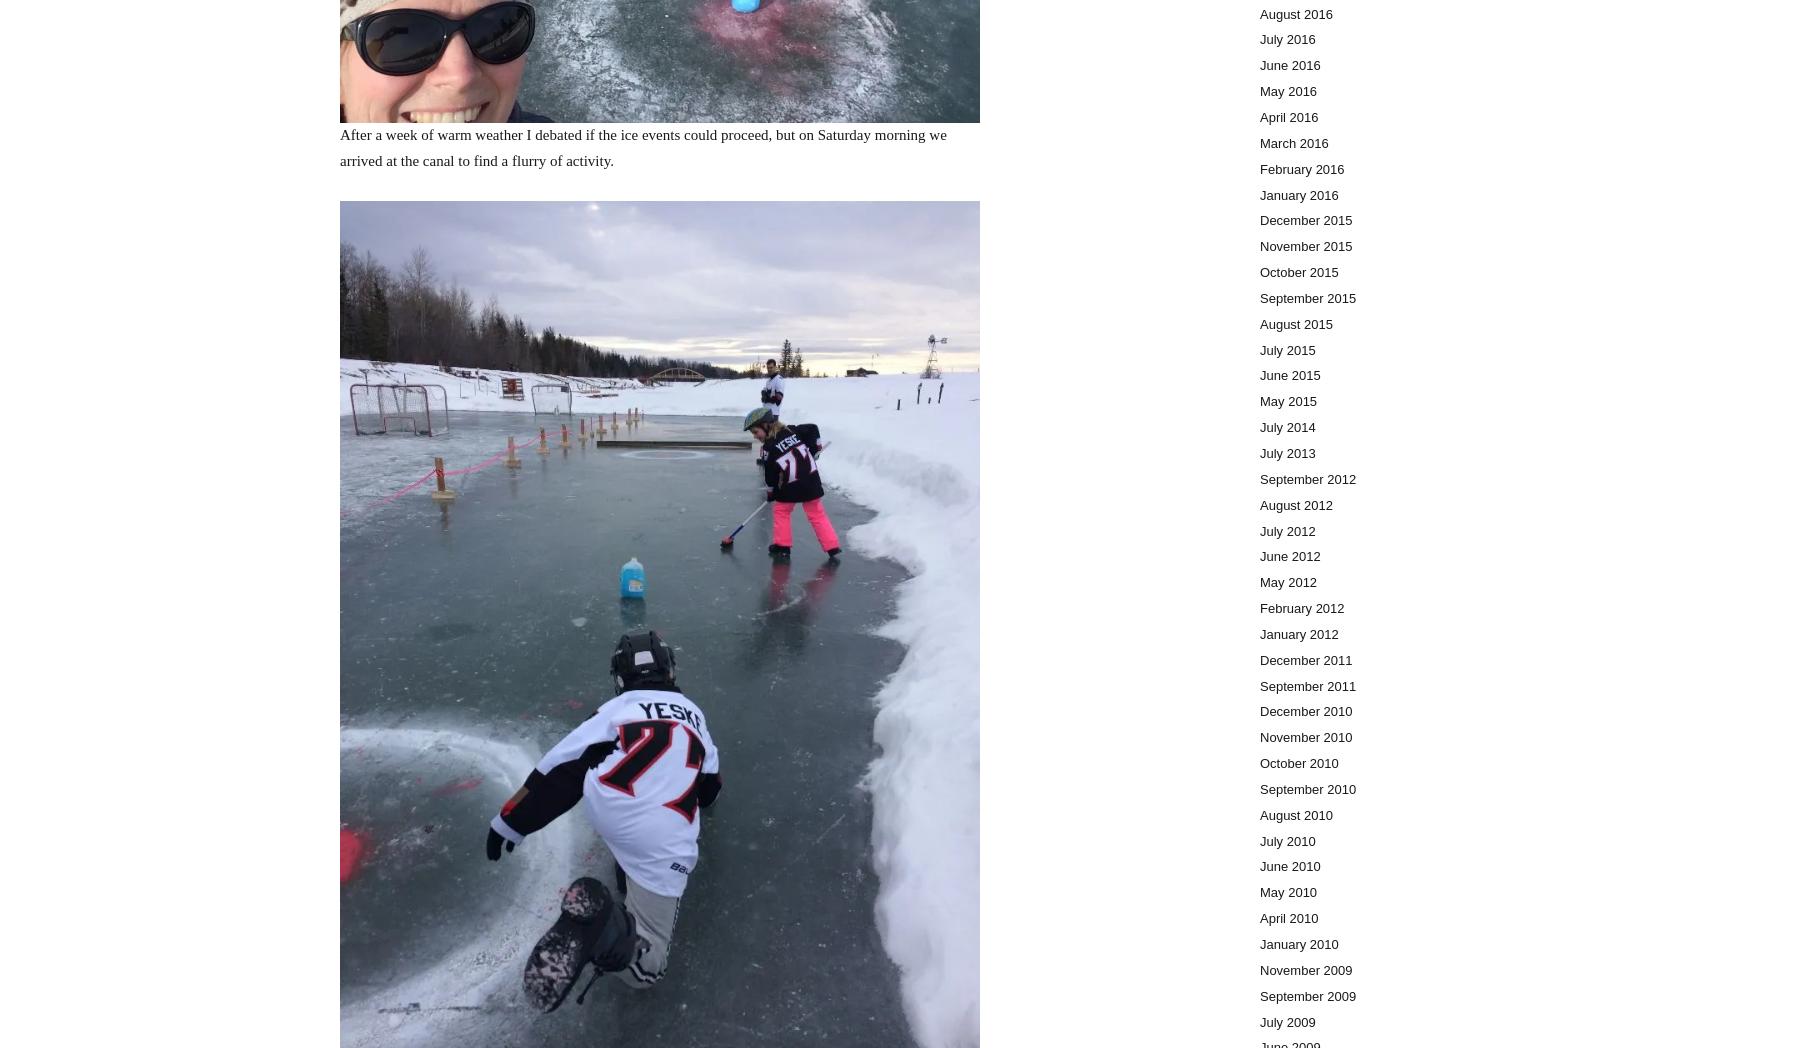 The height and width of the screenshot is (1048, 1800). Describe the element at coordinates (1290, 374) in the screenshot. I see `'June 2015'` at that location.